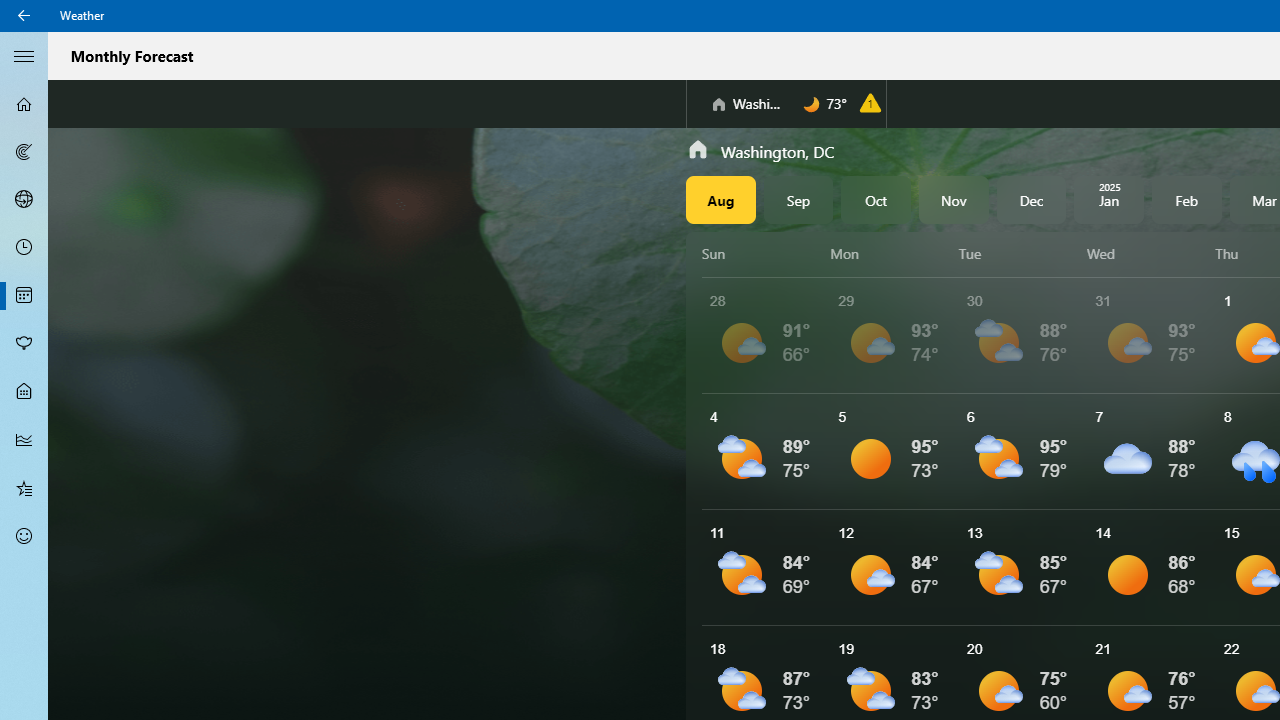 The height and width of the screenshot is (720, 1280). Describe the element at coordinates (24, 438) in the screenshot. I see `'Historical Weather - Not Selected'` at that location.